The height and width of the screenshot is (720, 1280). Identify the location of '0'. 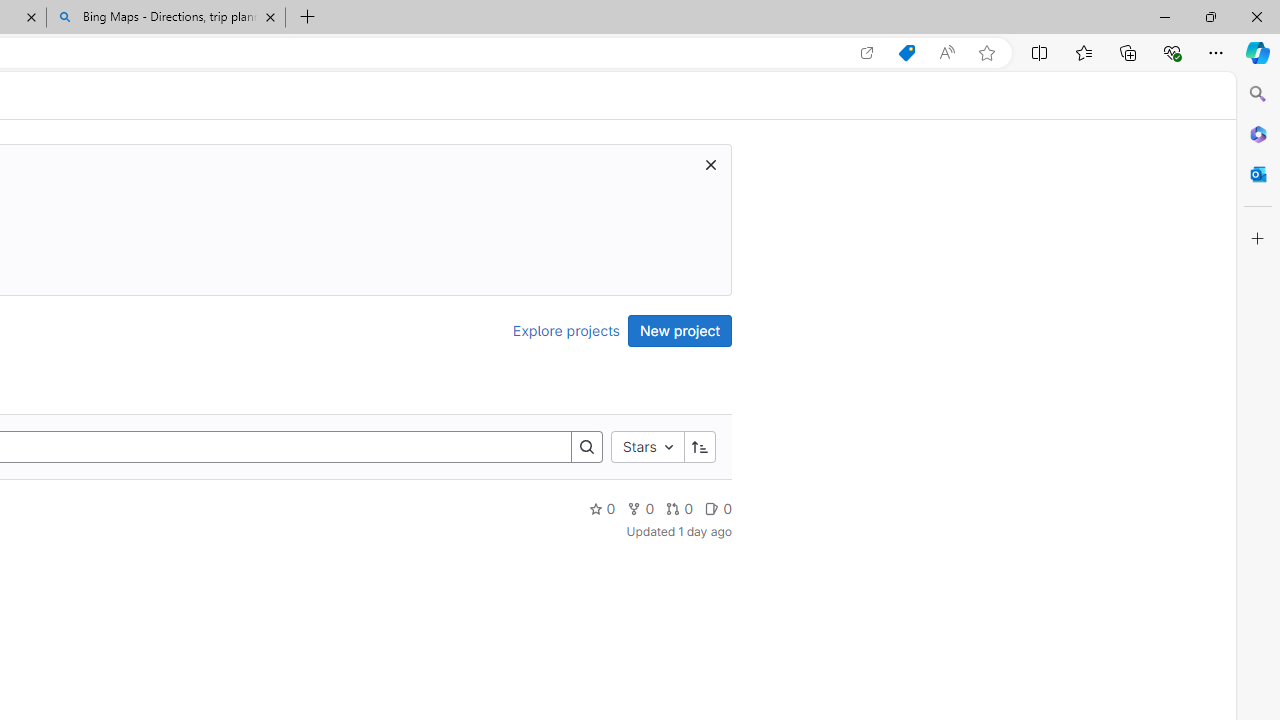
(718, 507).